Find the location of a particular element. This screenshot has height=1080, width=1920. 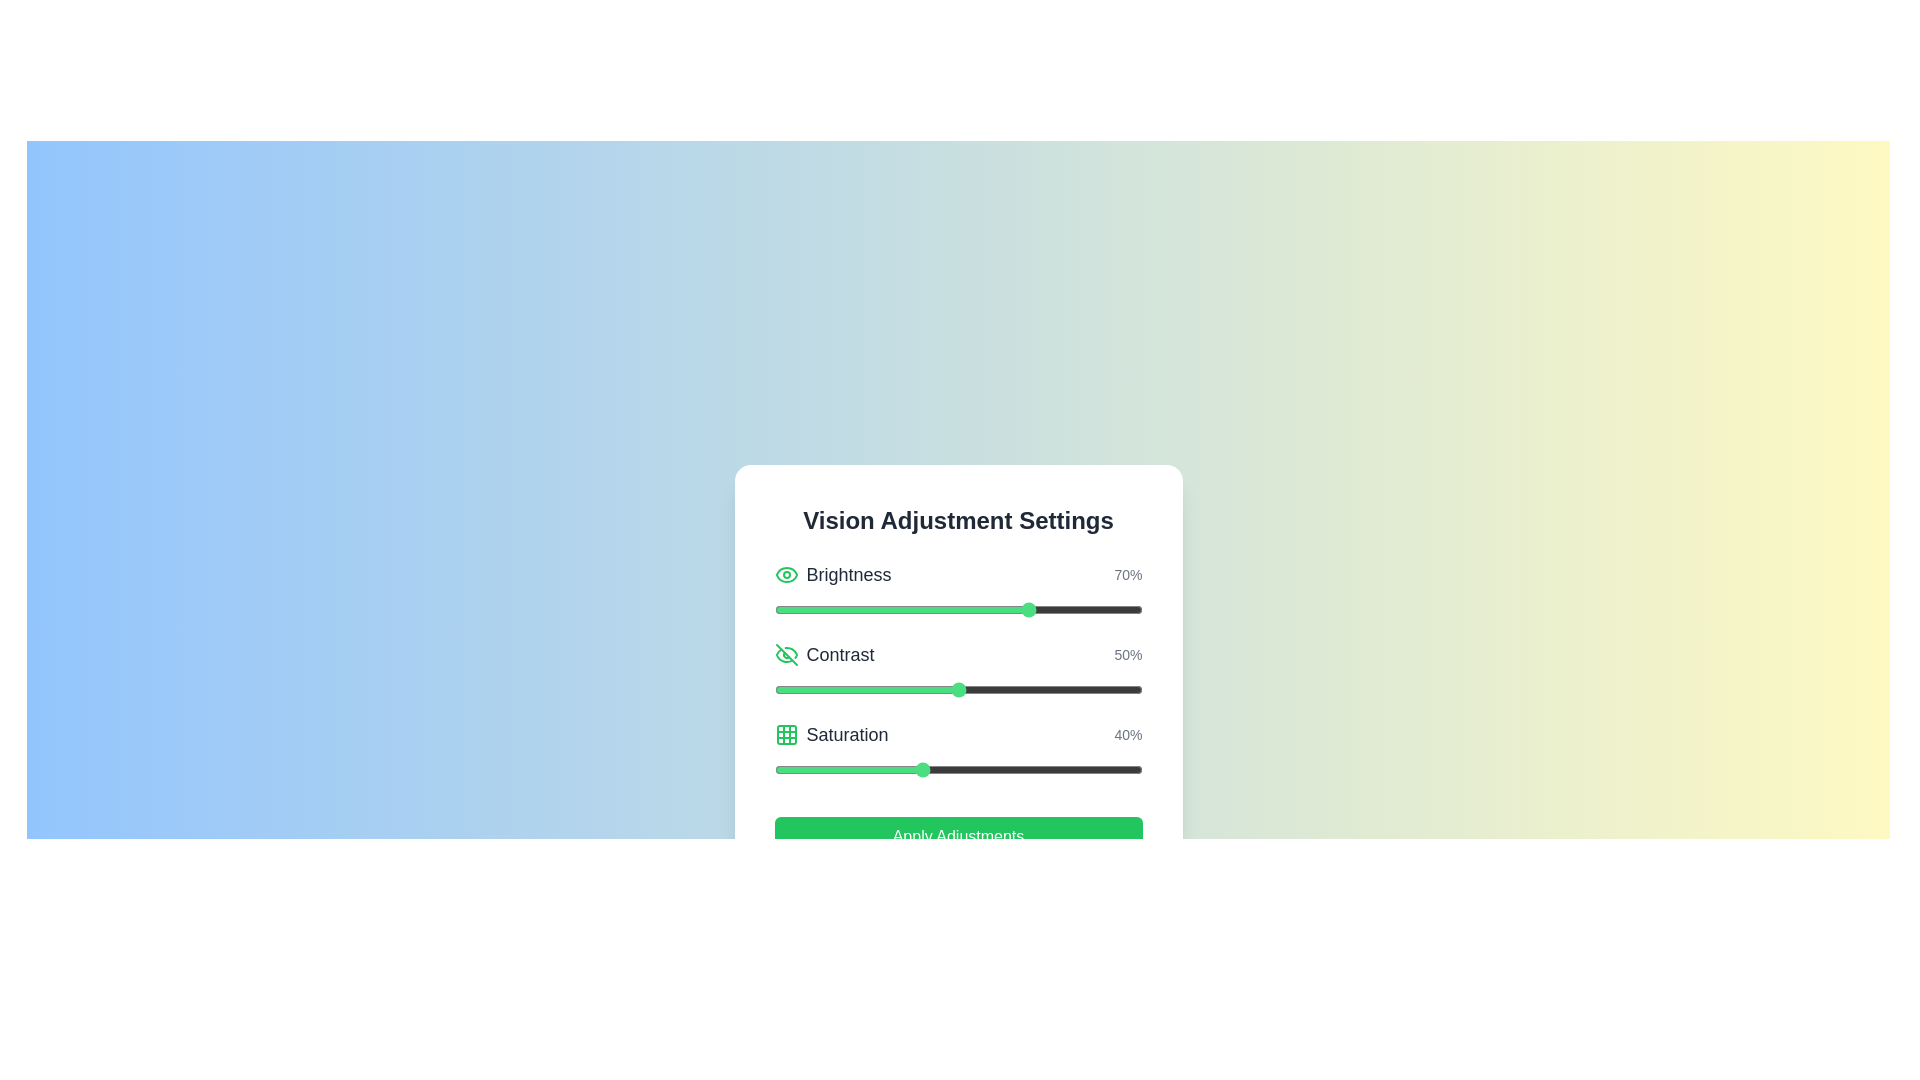

the saturation slider to set the saturation level to 82% is located at coordinates (1075, 769).